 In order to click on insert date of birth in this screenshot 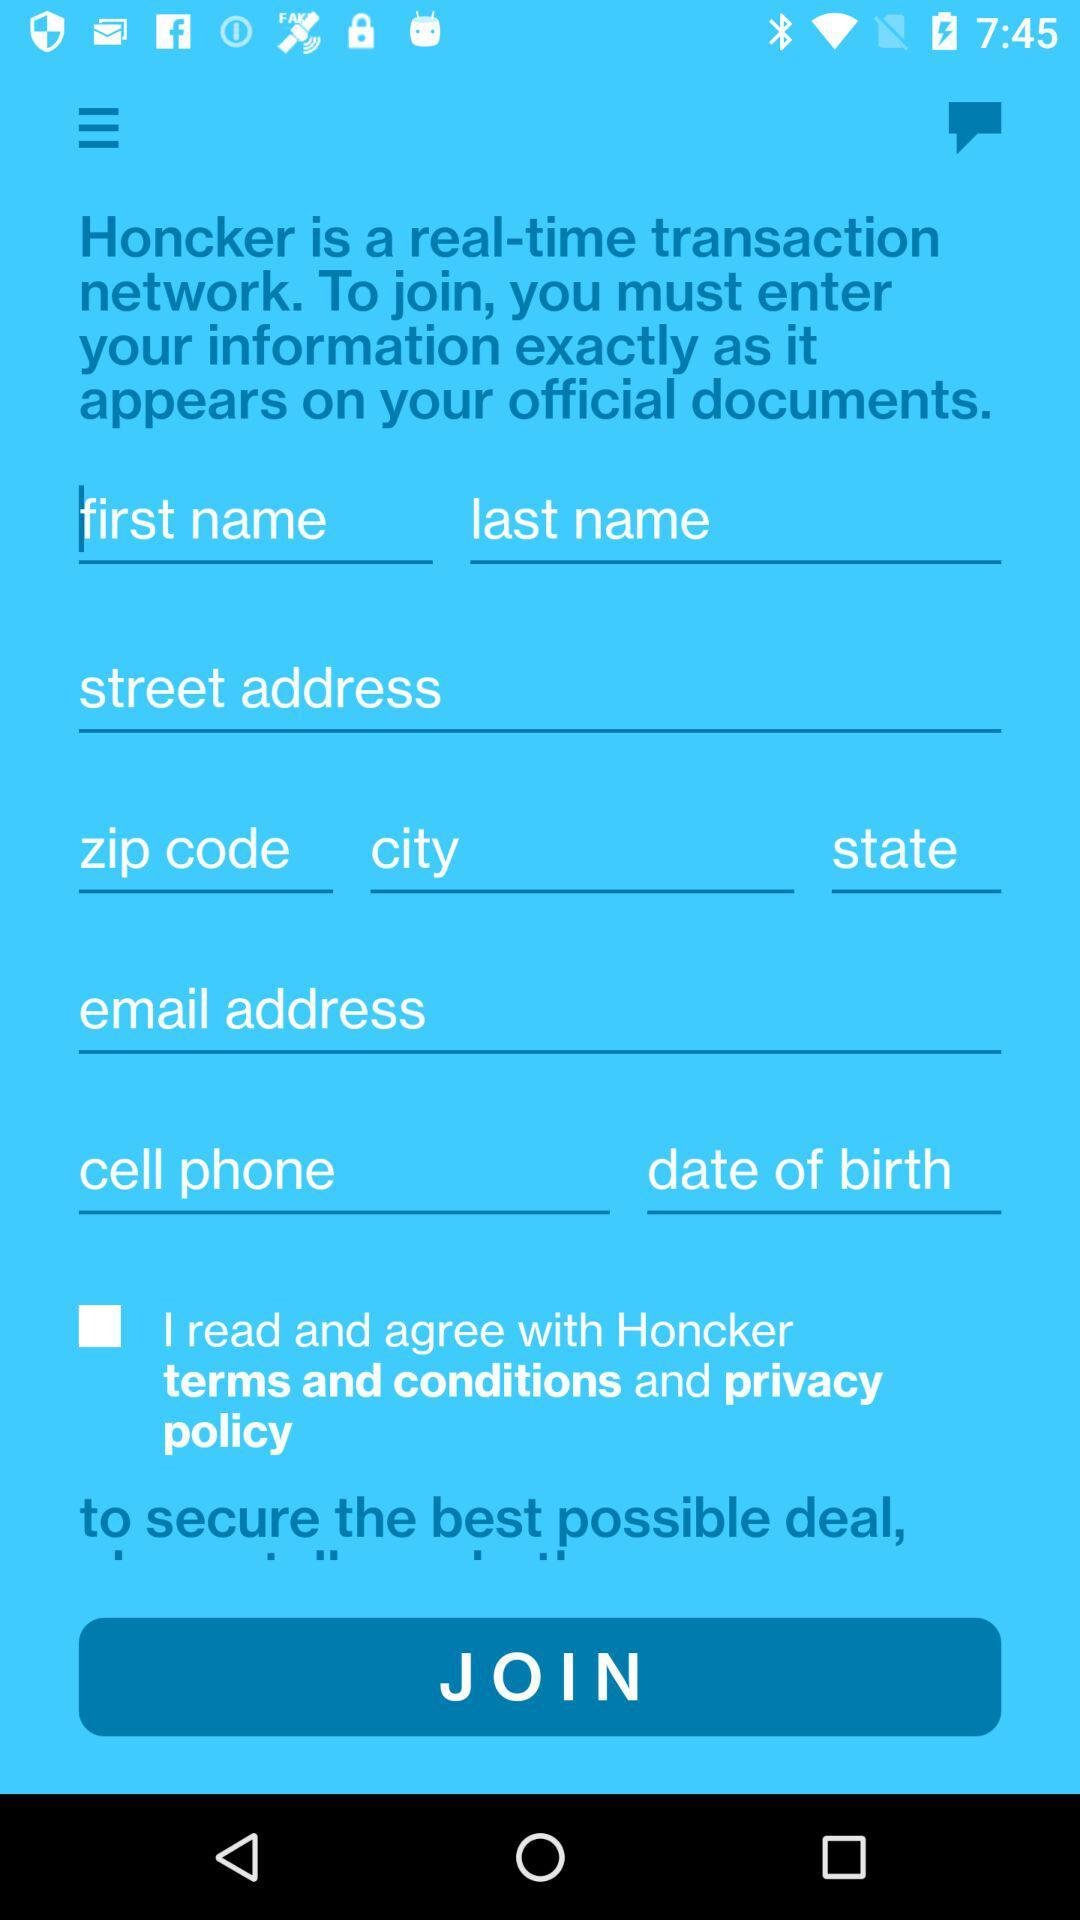, I will do `click(824, 1168)`.